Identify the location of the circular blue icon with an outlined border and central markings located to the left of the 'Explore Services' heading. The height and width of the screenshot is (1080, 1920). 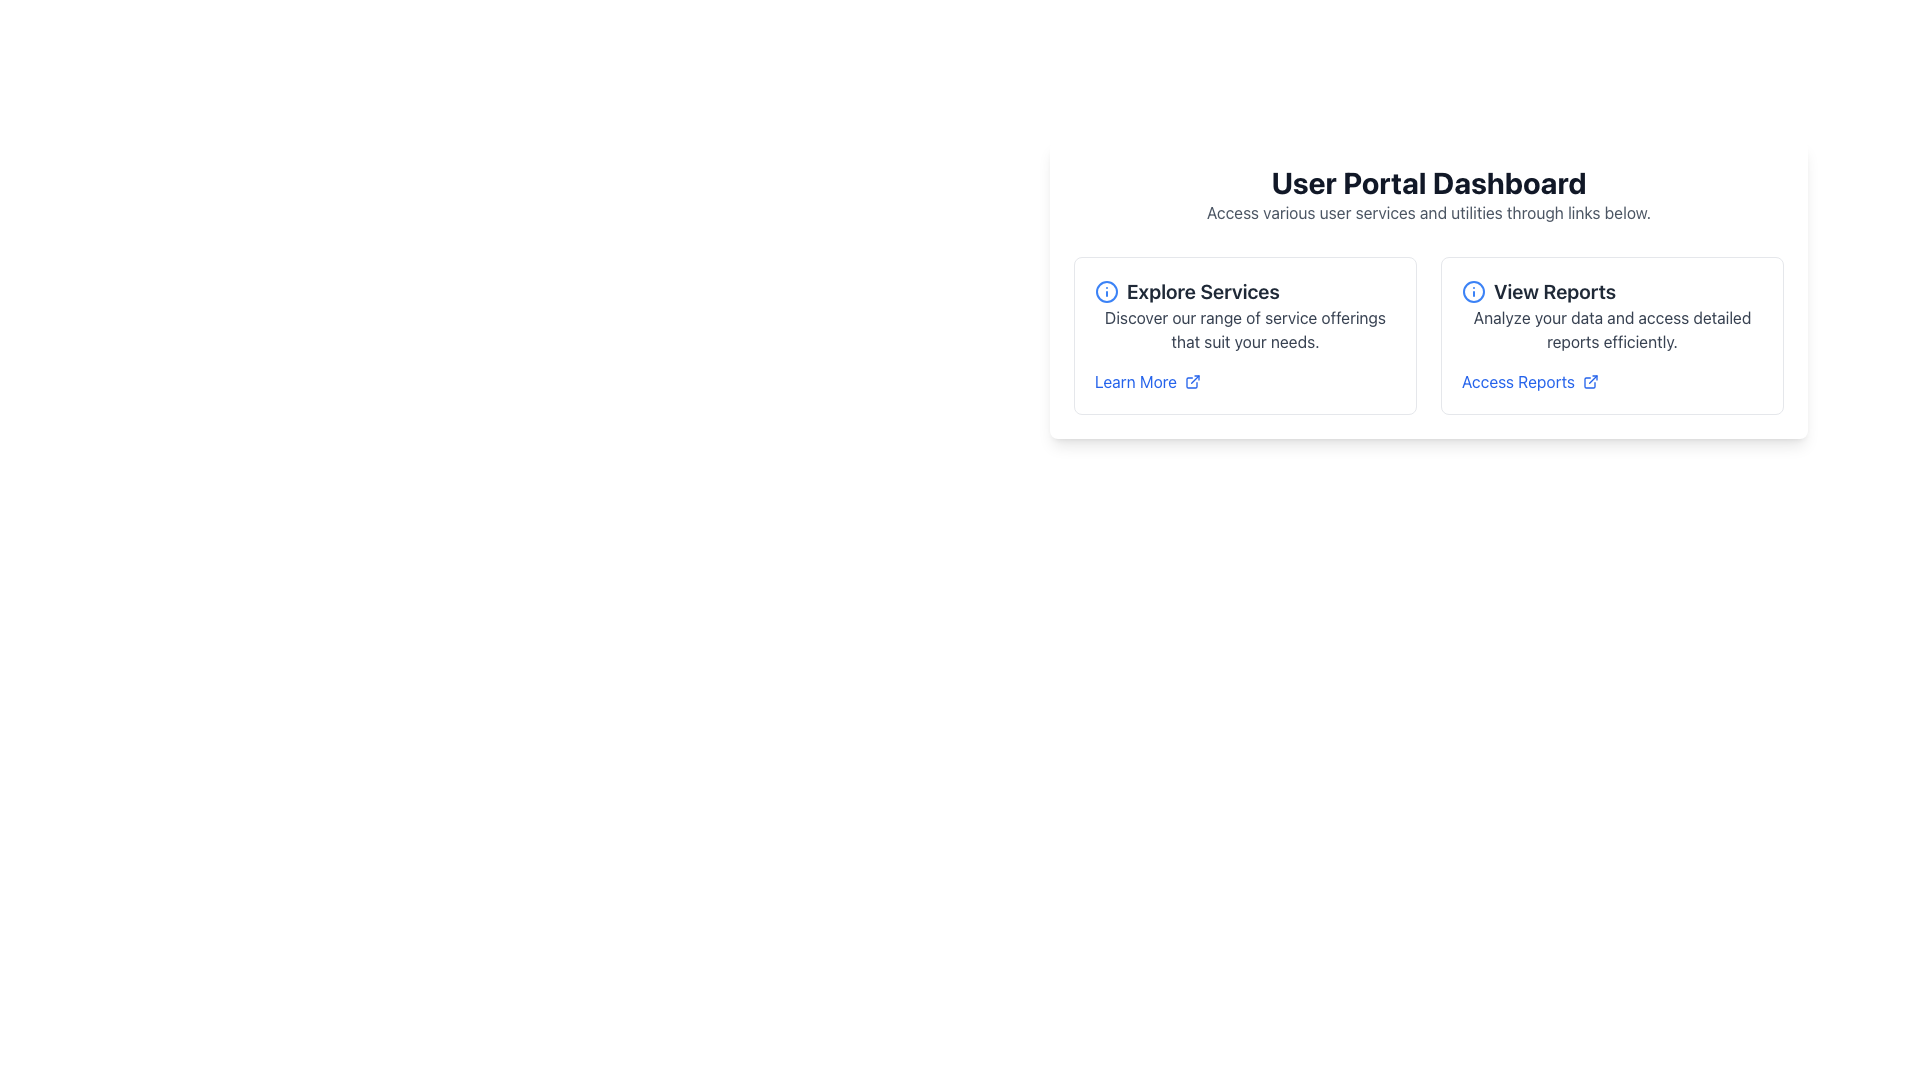
(1106, 292).